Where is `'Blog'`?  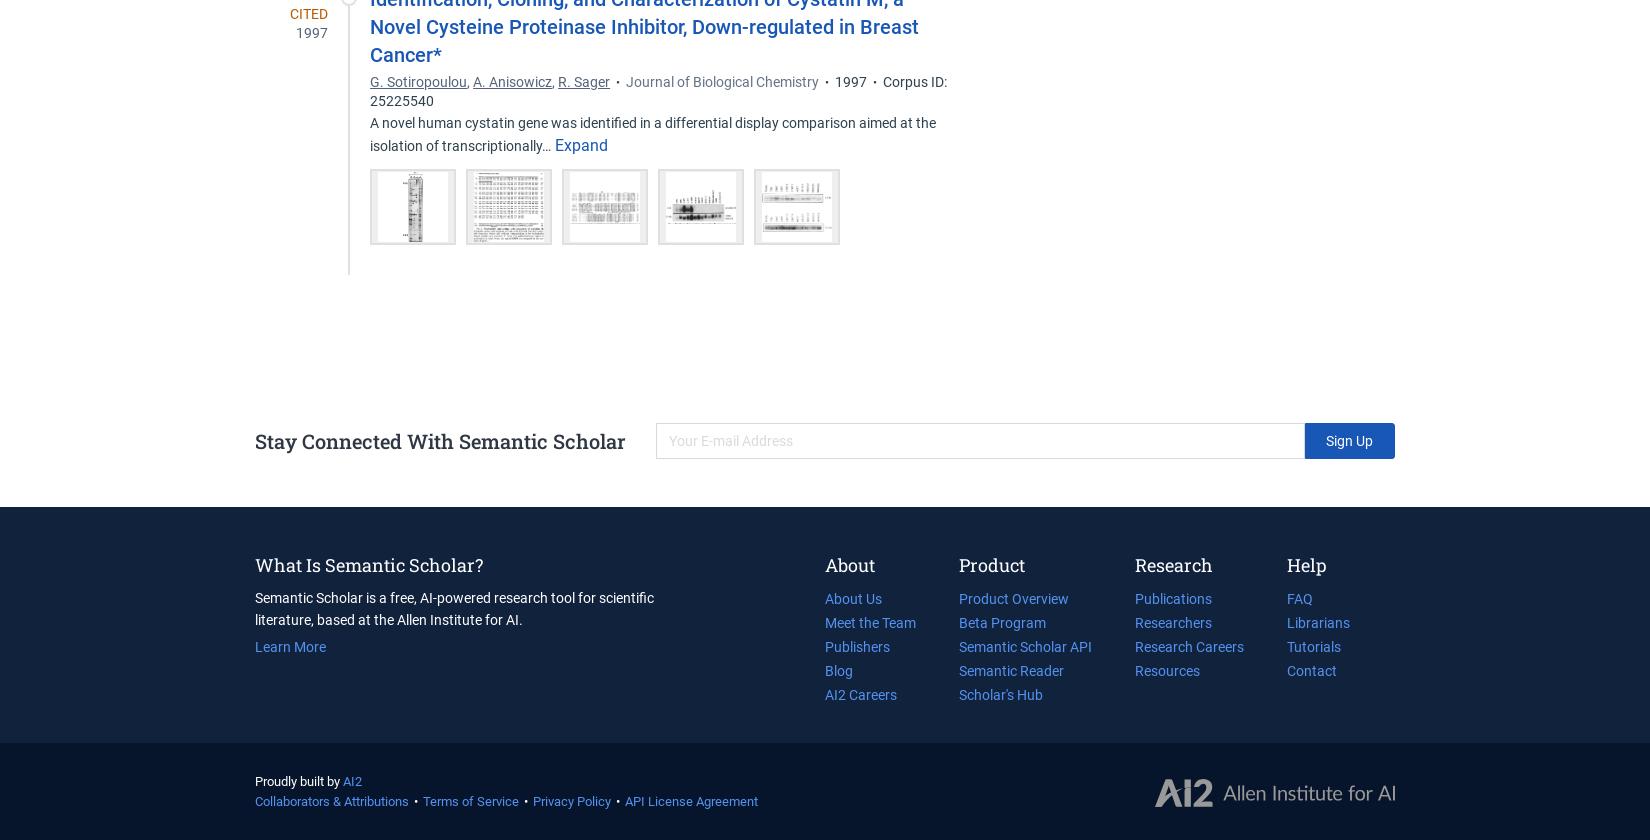
'Blog' is located at coordinates (825, 670).